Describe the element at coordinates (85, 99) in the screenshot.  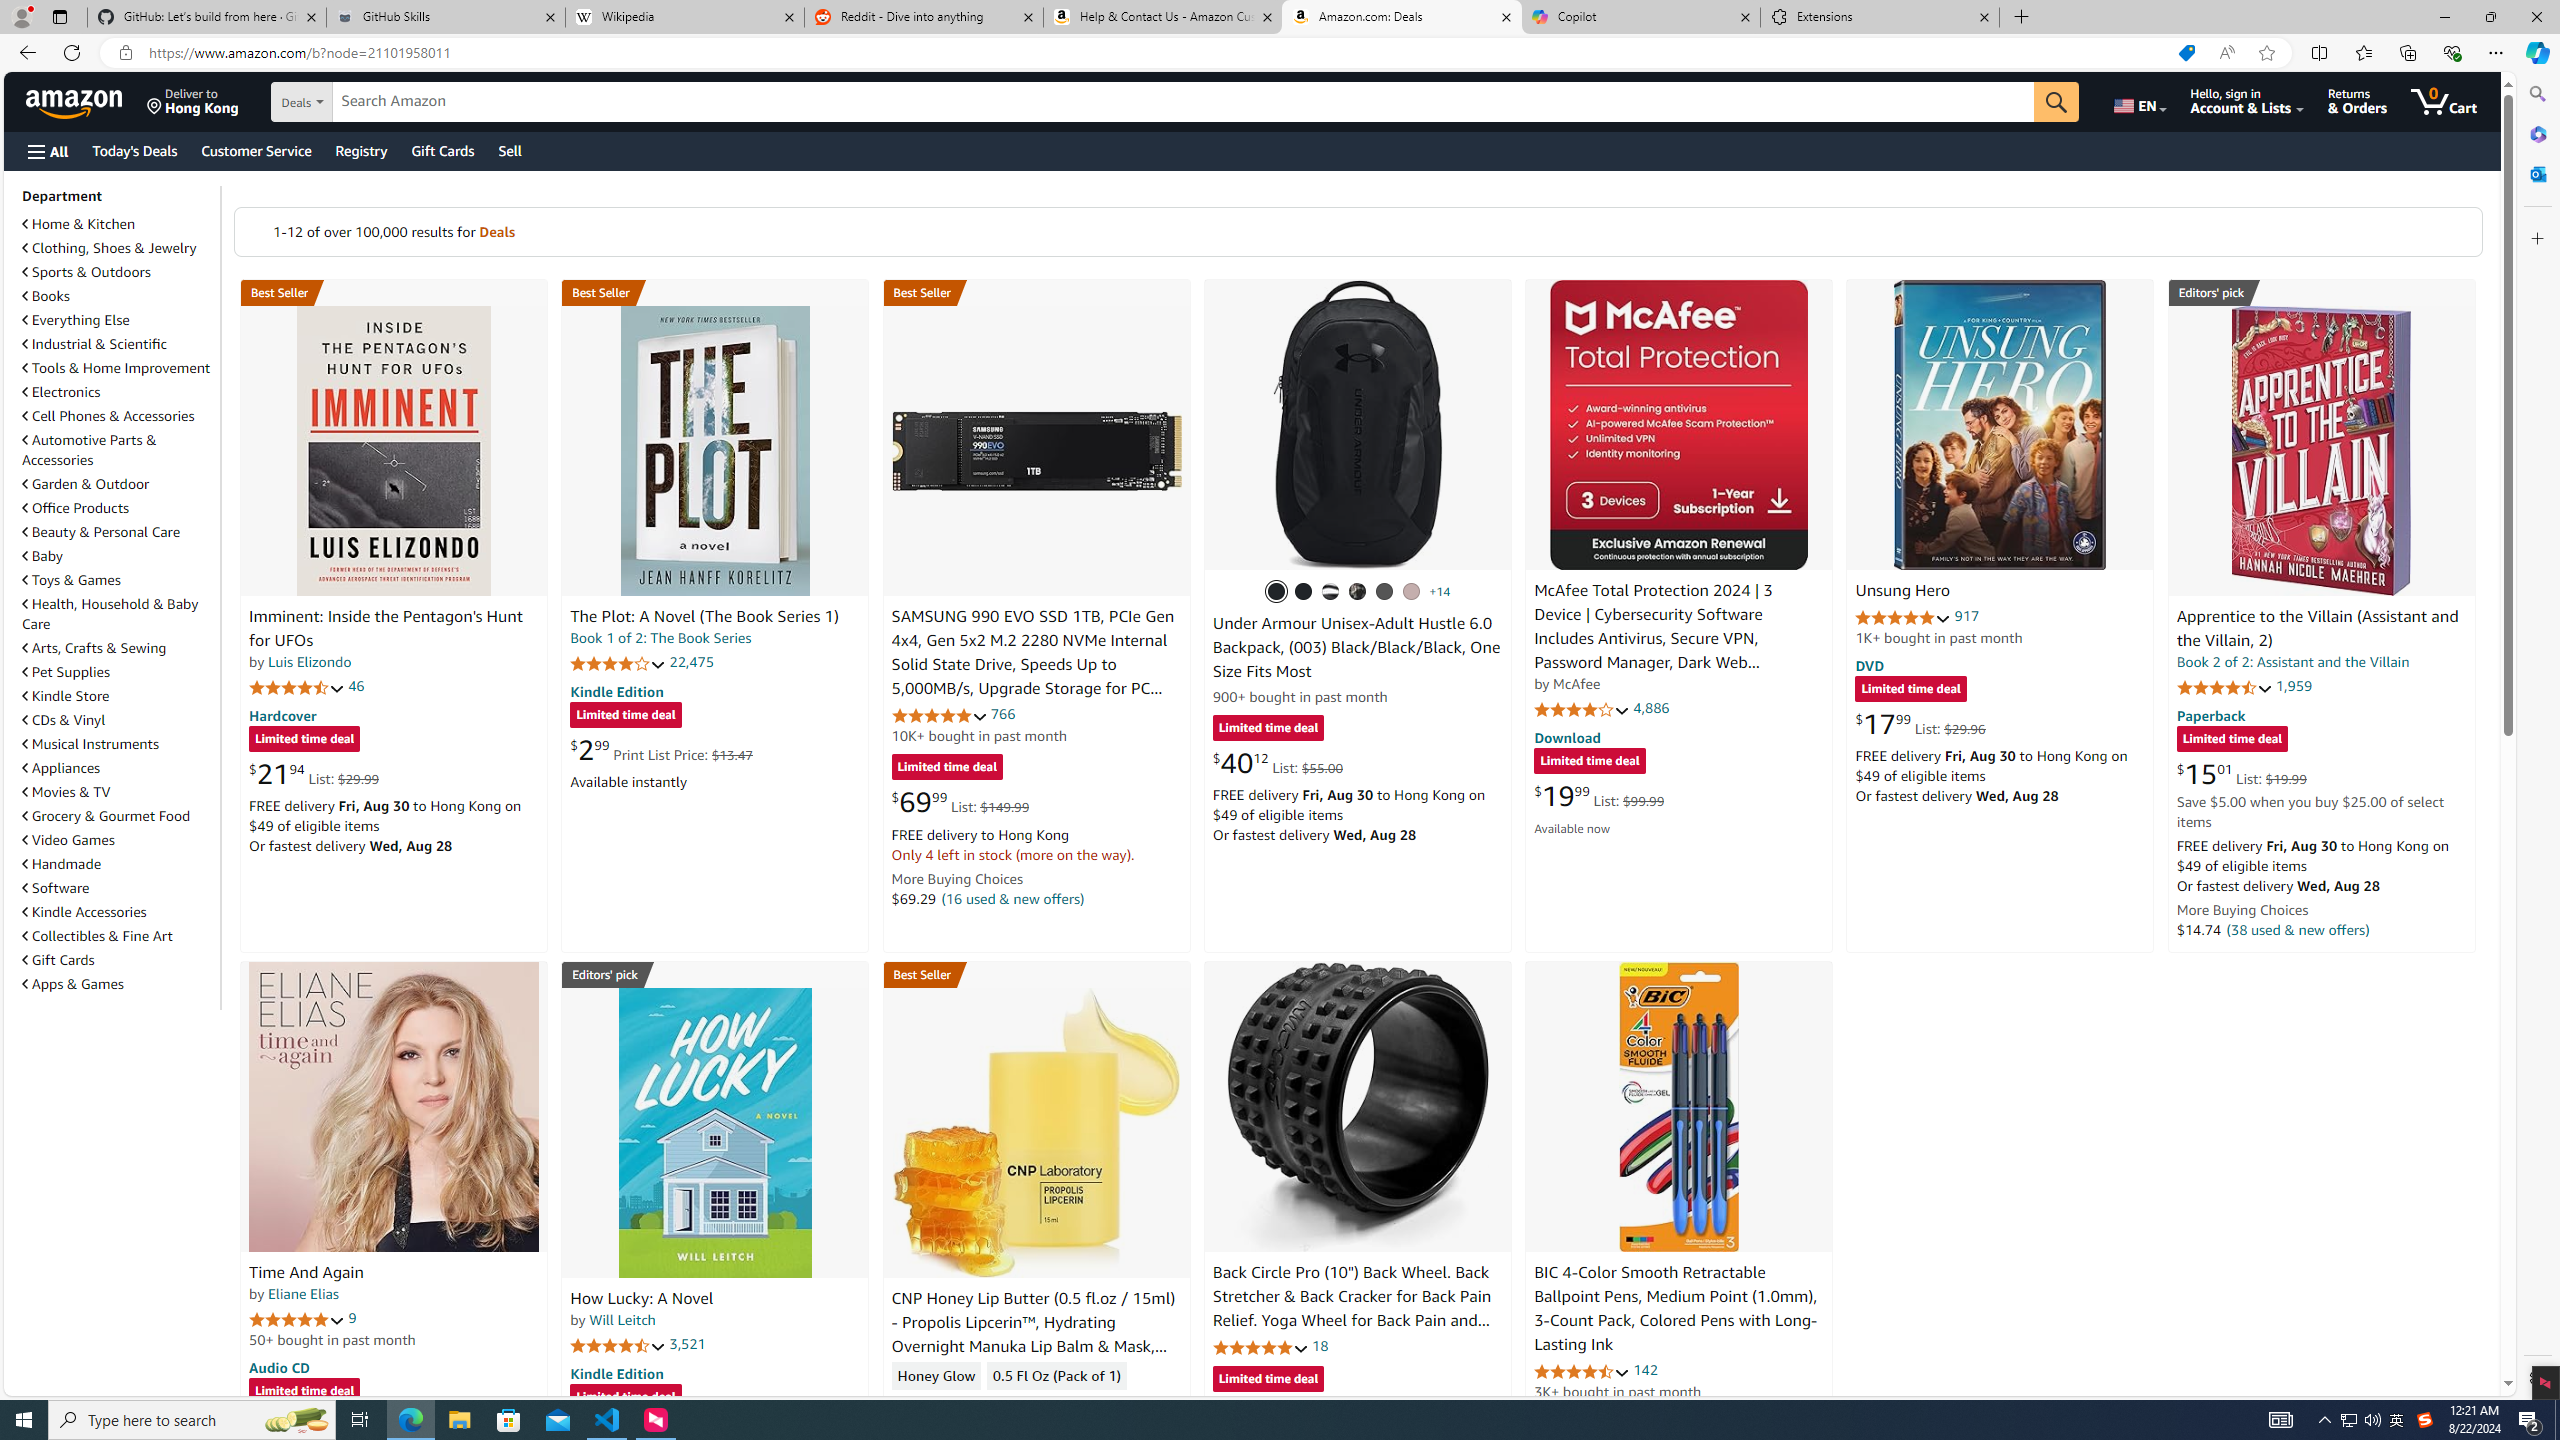
I see `'Skip to main content'` at that location.